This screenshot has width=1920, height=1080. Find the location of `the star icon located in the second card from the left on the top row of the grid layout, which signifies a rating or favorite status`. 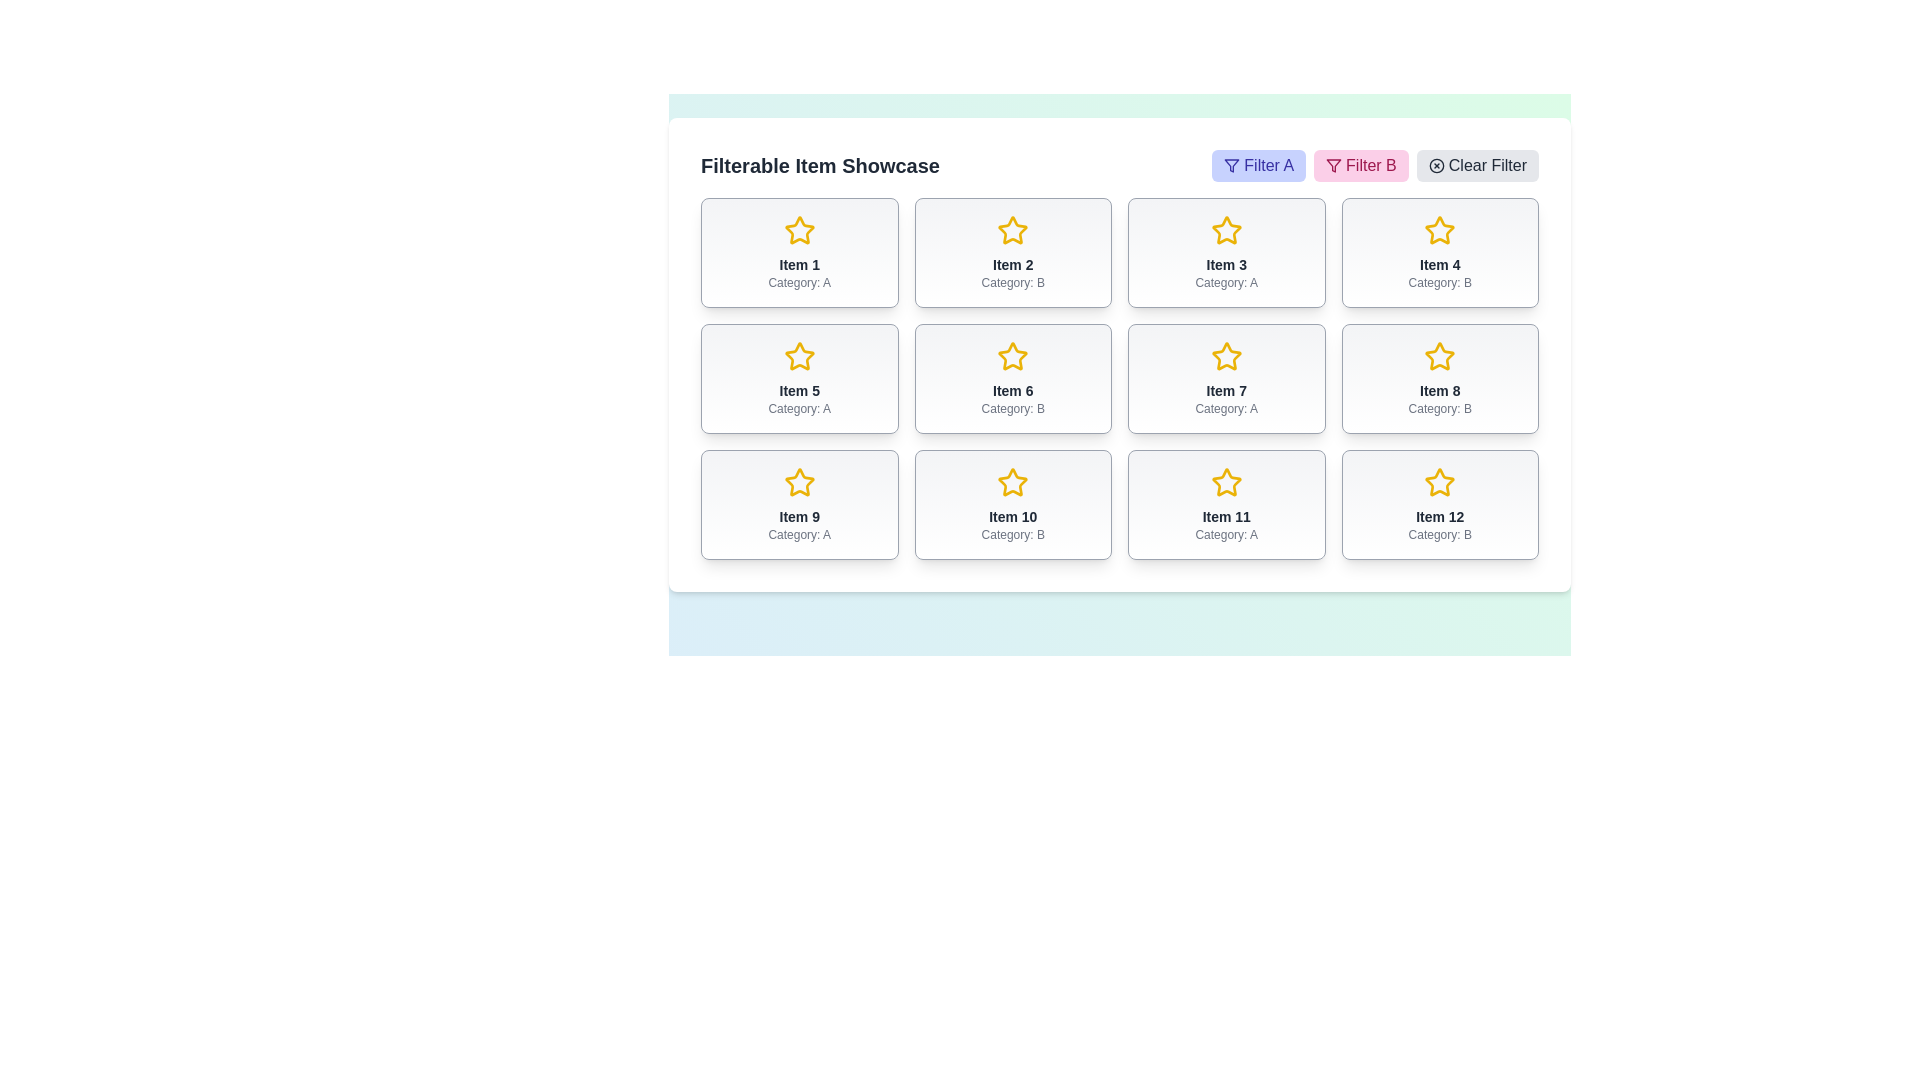

the star icon located in the second card from the left on the top row of the grid layout, which signifies a rating or favorite status is located at coordinates (1013, 230).